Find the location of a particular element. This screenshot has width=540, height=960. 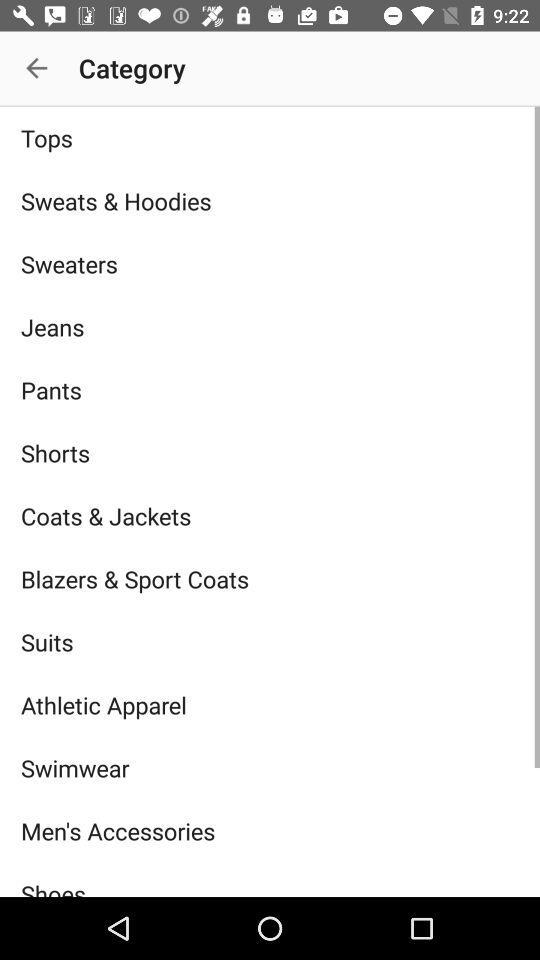

item below the men's accessories item is located at coordinates (270, 878).